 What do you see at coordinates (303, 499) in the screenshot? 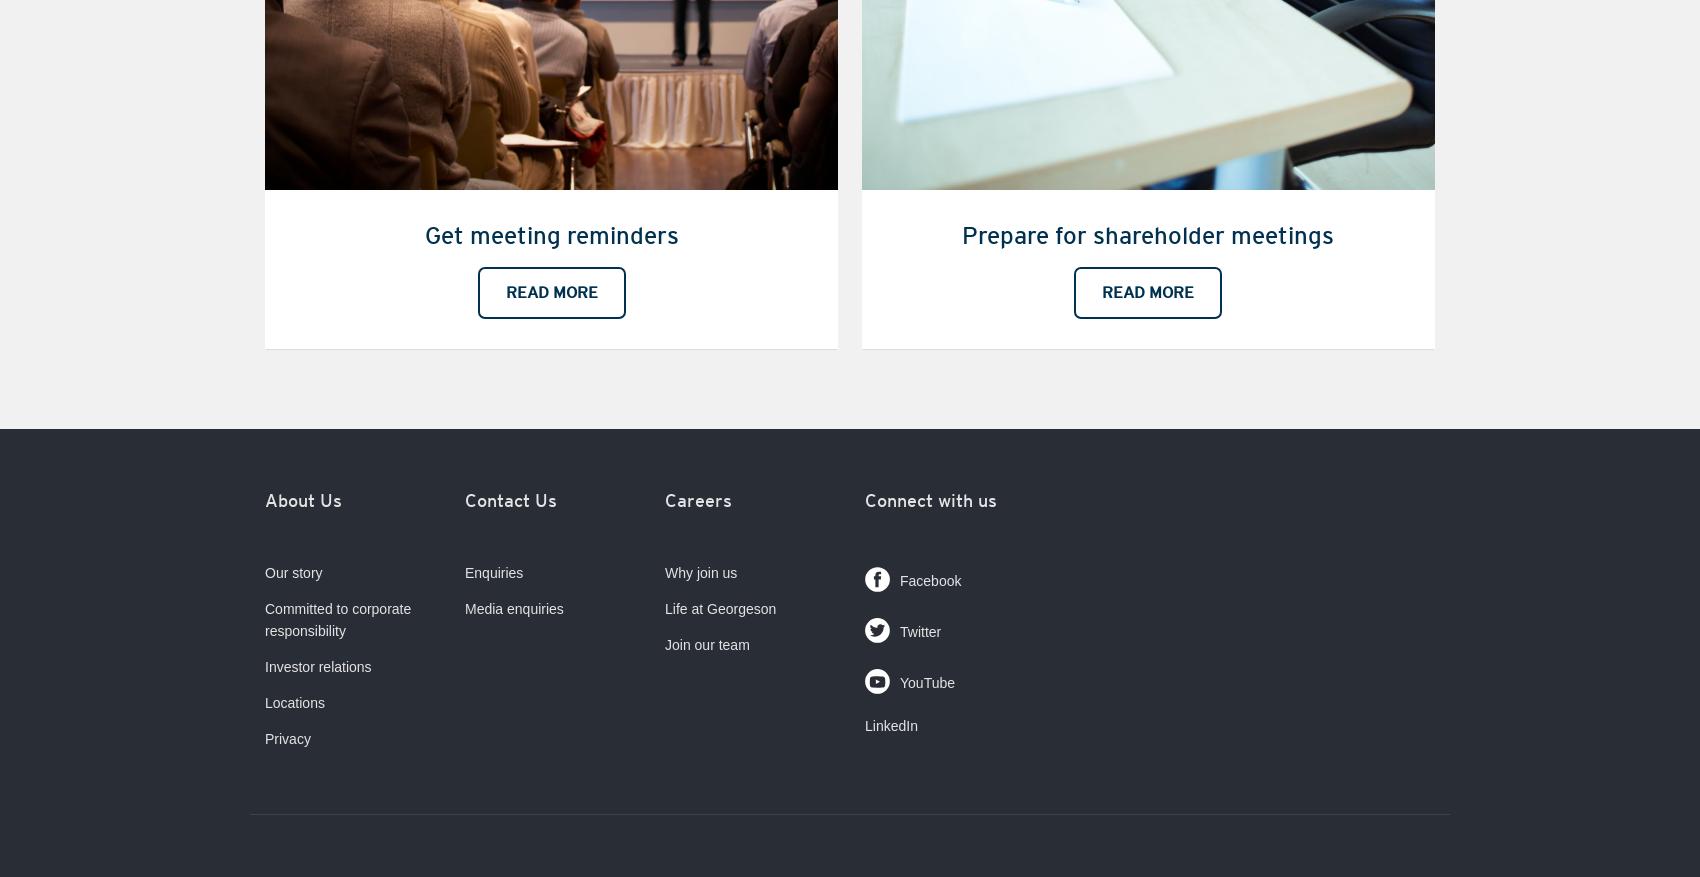
I see `'About Us'` at bounding box center [303, 499].